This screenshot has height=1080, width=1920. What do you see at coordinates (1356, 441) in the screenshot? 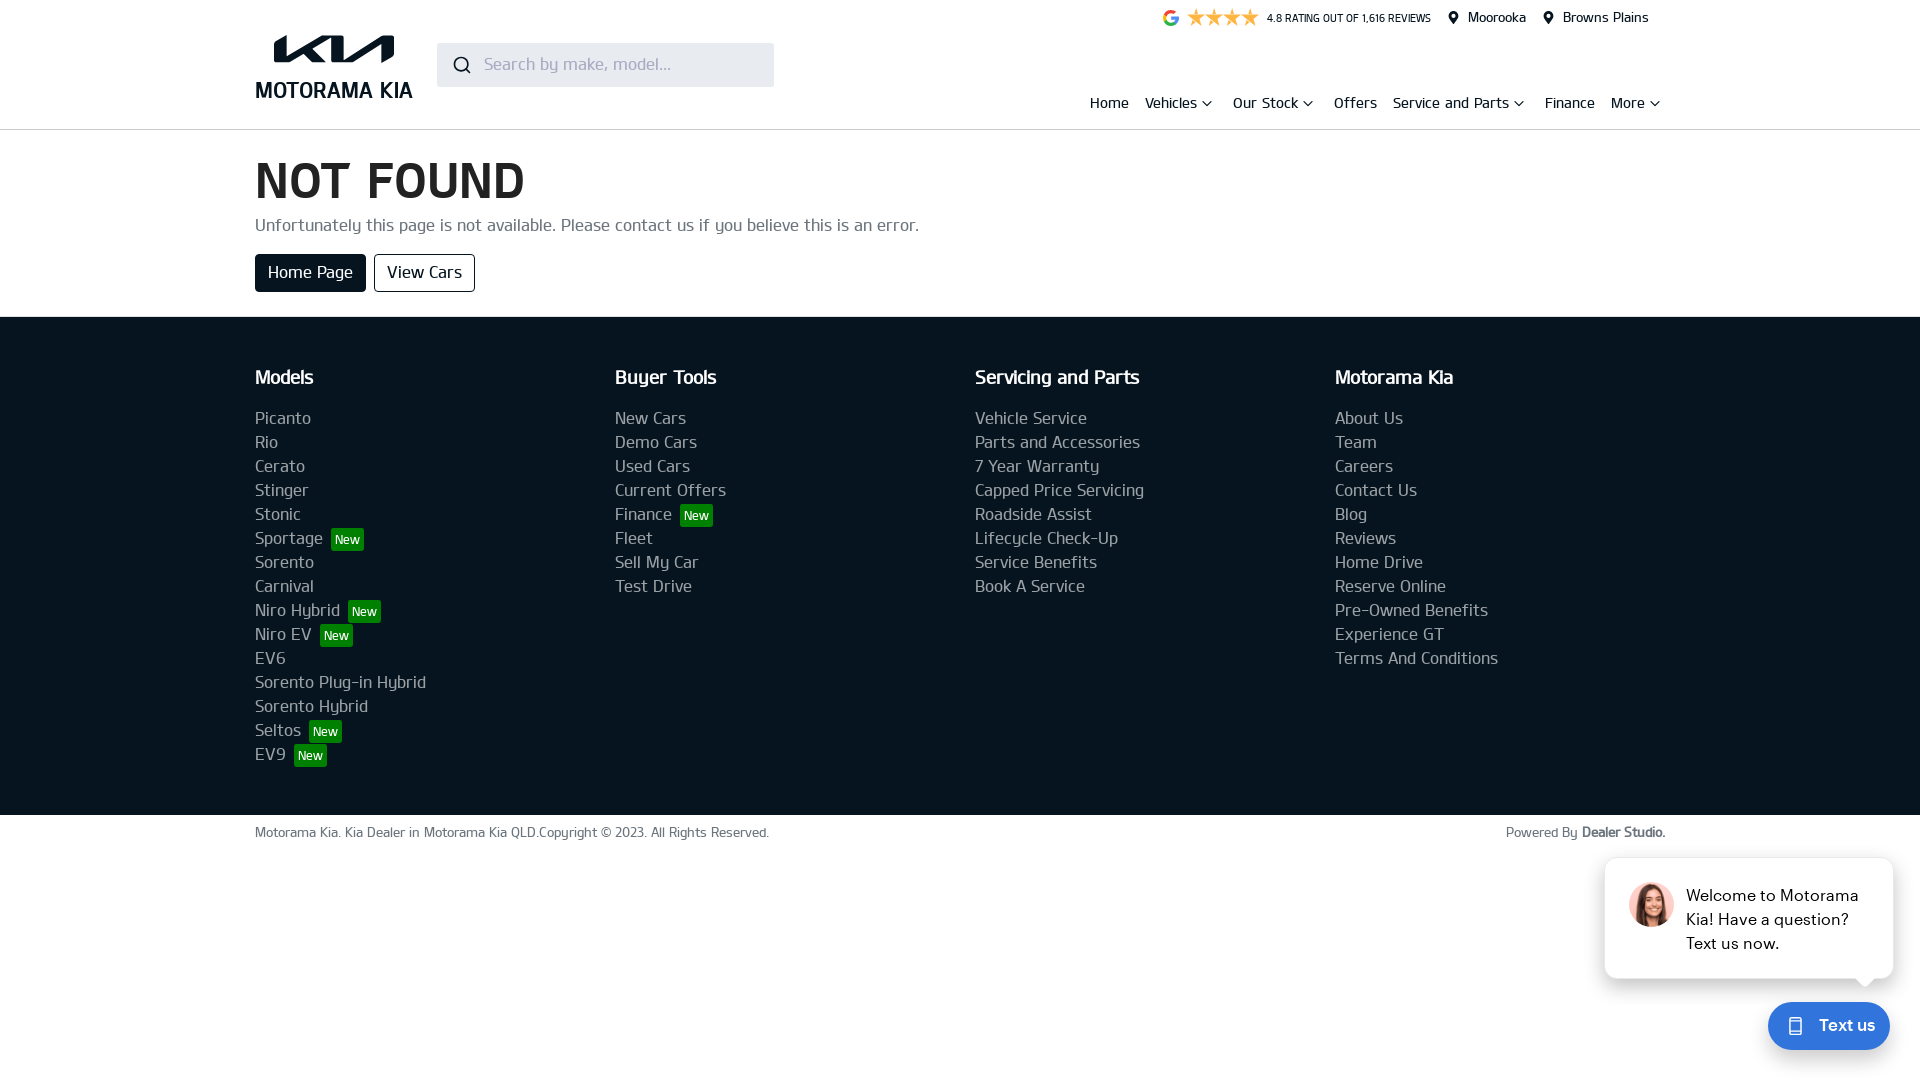
I see `'Team'` at bounding box center [1356, 441].